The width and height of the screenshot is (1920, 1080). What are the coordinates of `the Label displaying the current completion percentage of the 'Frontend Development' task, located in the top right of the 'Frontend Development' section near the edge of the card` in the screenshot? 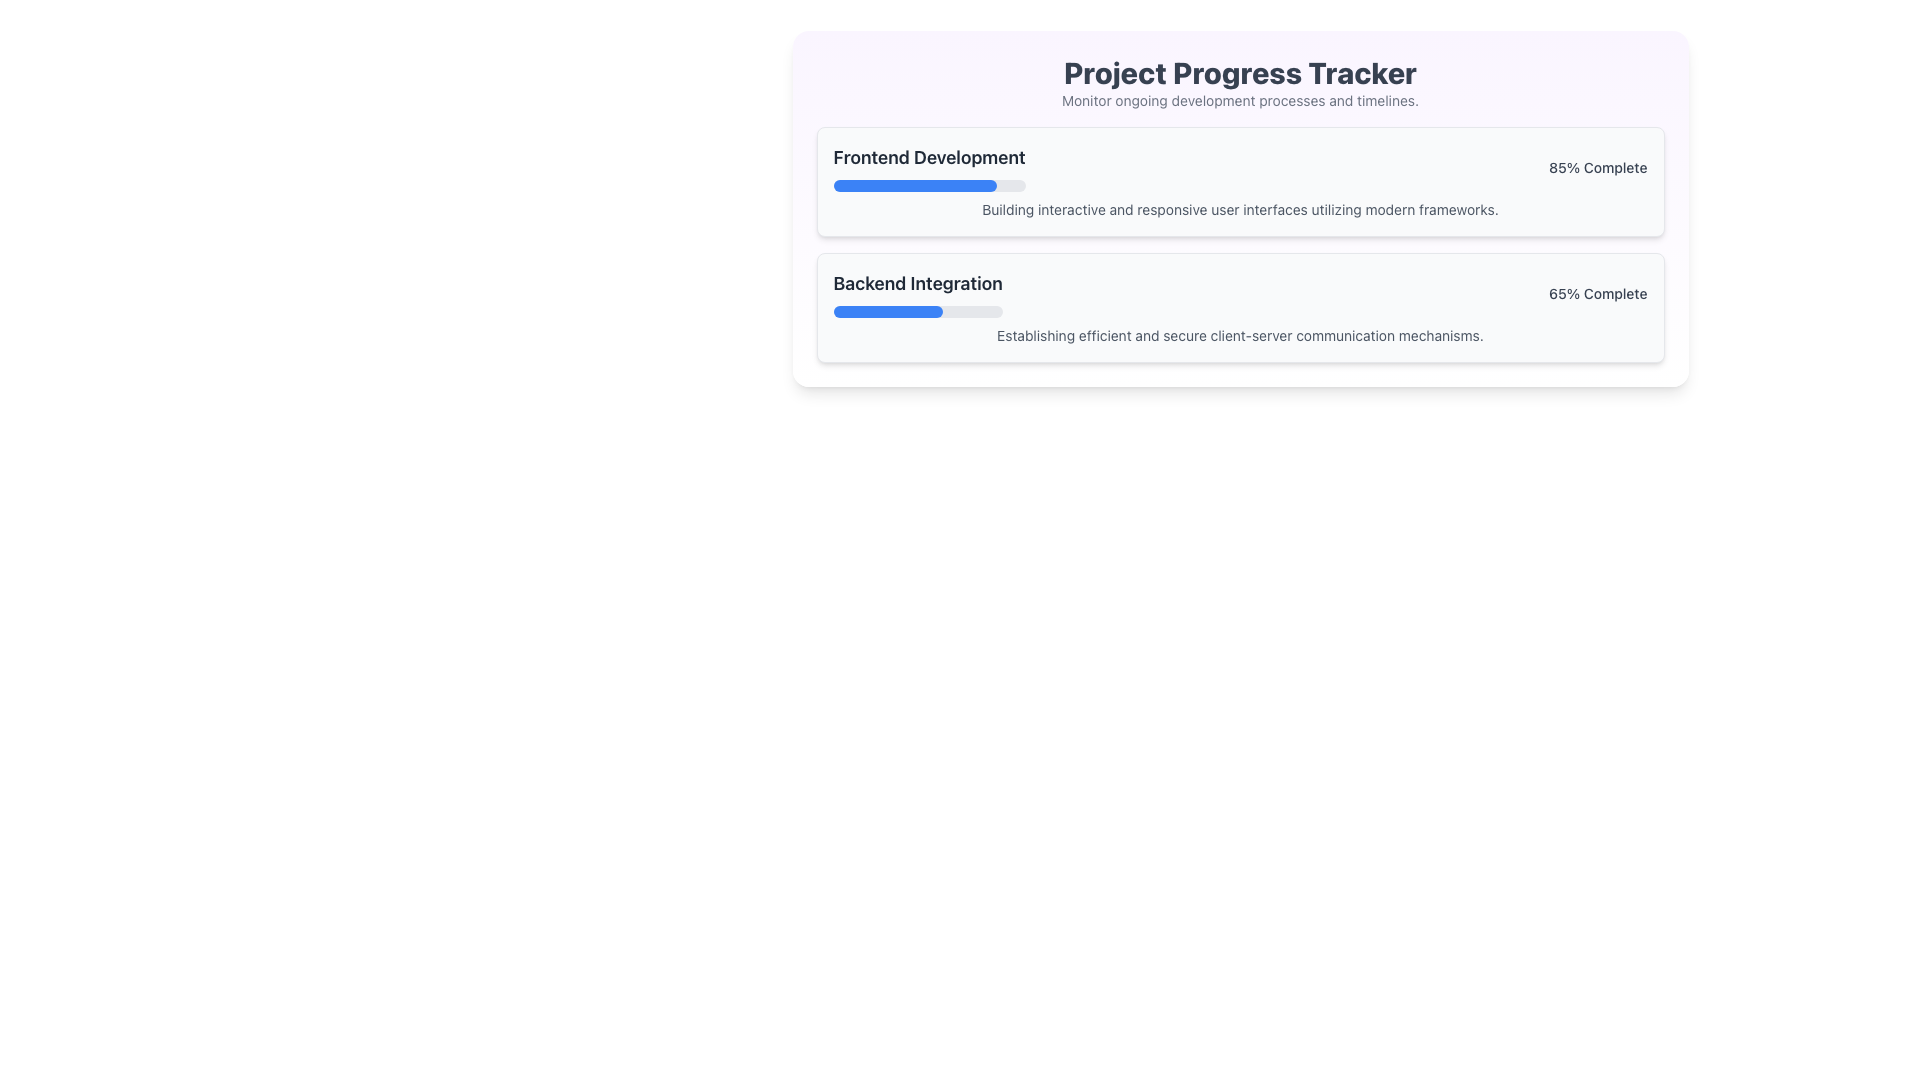 It's located at (1597, 167).